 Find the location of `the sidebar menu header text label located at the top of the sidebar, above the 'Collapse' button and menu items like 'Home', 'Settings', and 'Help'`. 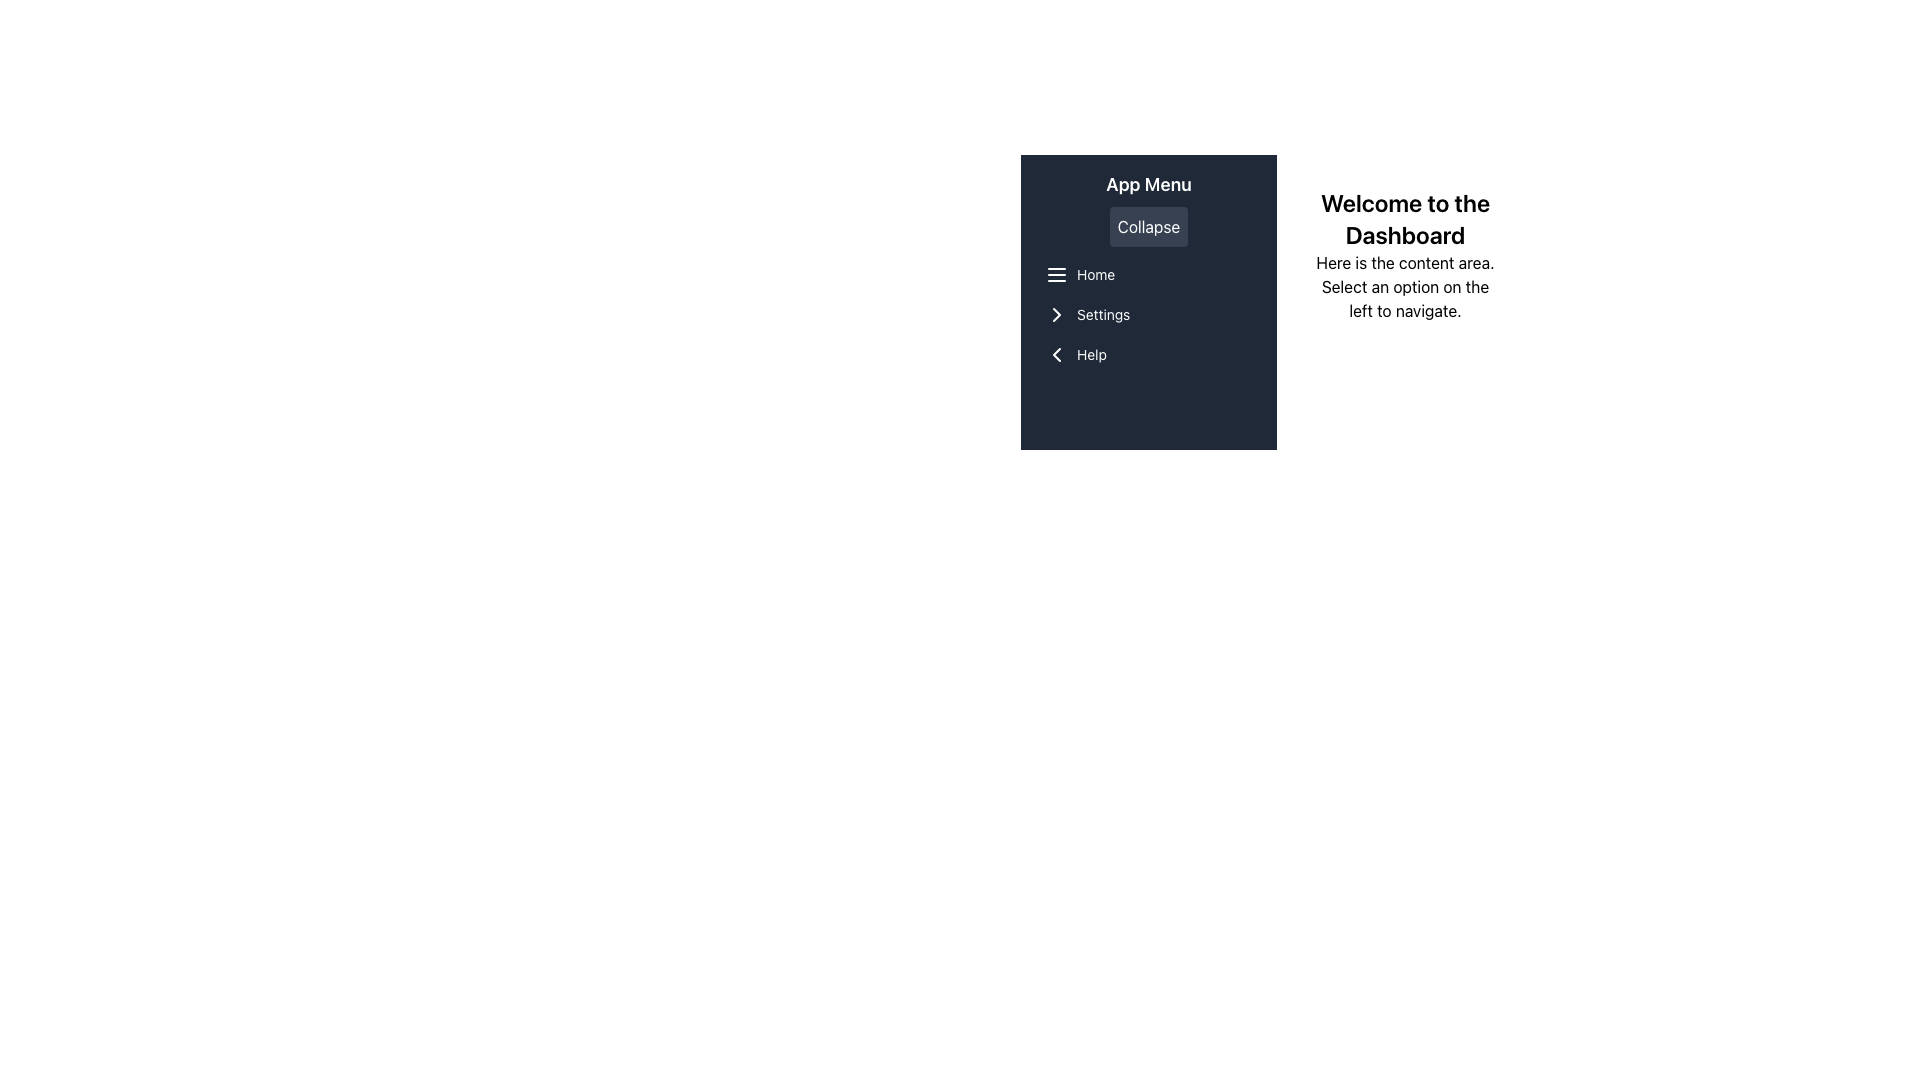

the sidebar menu header text label located at the top of the sidebar, above the 'Collapse' button and menu items like 'Home', 'Settings', and 'Help' is located at coordinates (1148, 185).